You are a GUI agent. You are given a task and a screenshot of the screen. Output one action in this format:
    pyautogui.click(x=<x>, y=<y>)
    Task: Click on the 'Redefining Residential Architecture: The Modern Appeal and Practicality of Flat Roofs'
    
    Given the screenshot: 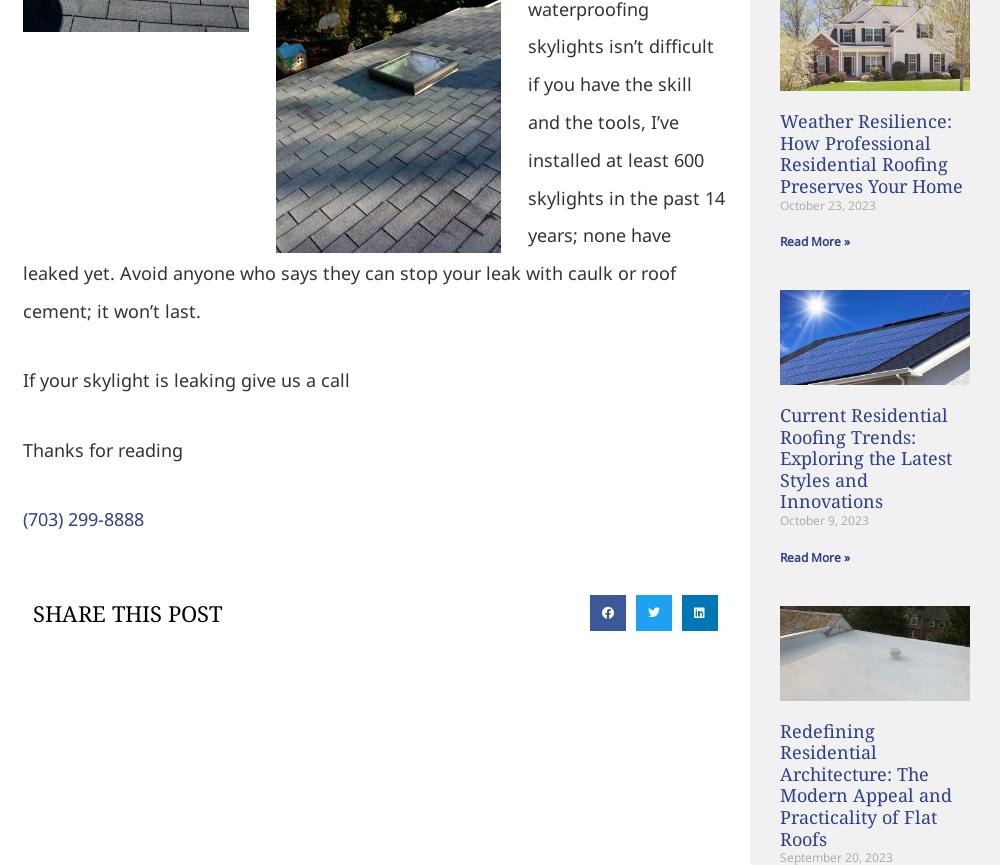 What is the action you would take?
    pyautogui.click(x=865, y=783)
    